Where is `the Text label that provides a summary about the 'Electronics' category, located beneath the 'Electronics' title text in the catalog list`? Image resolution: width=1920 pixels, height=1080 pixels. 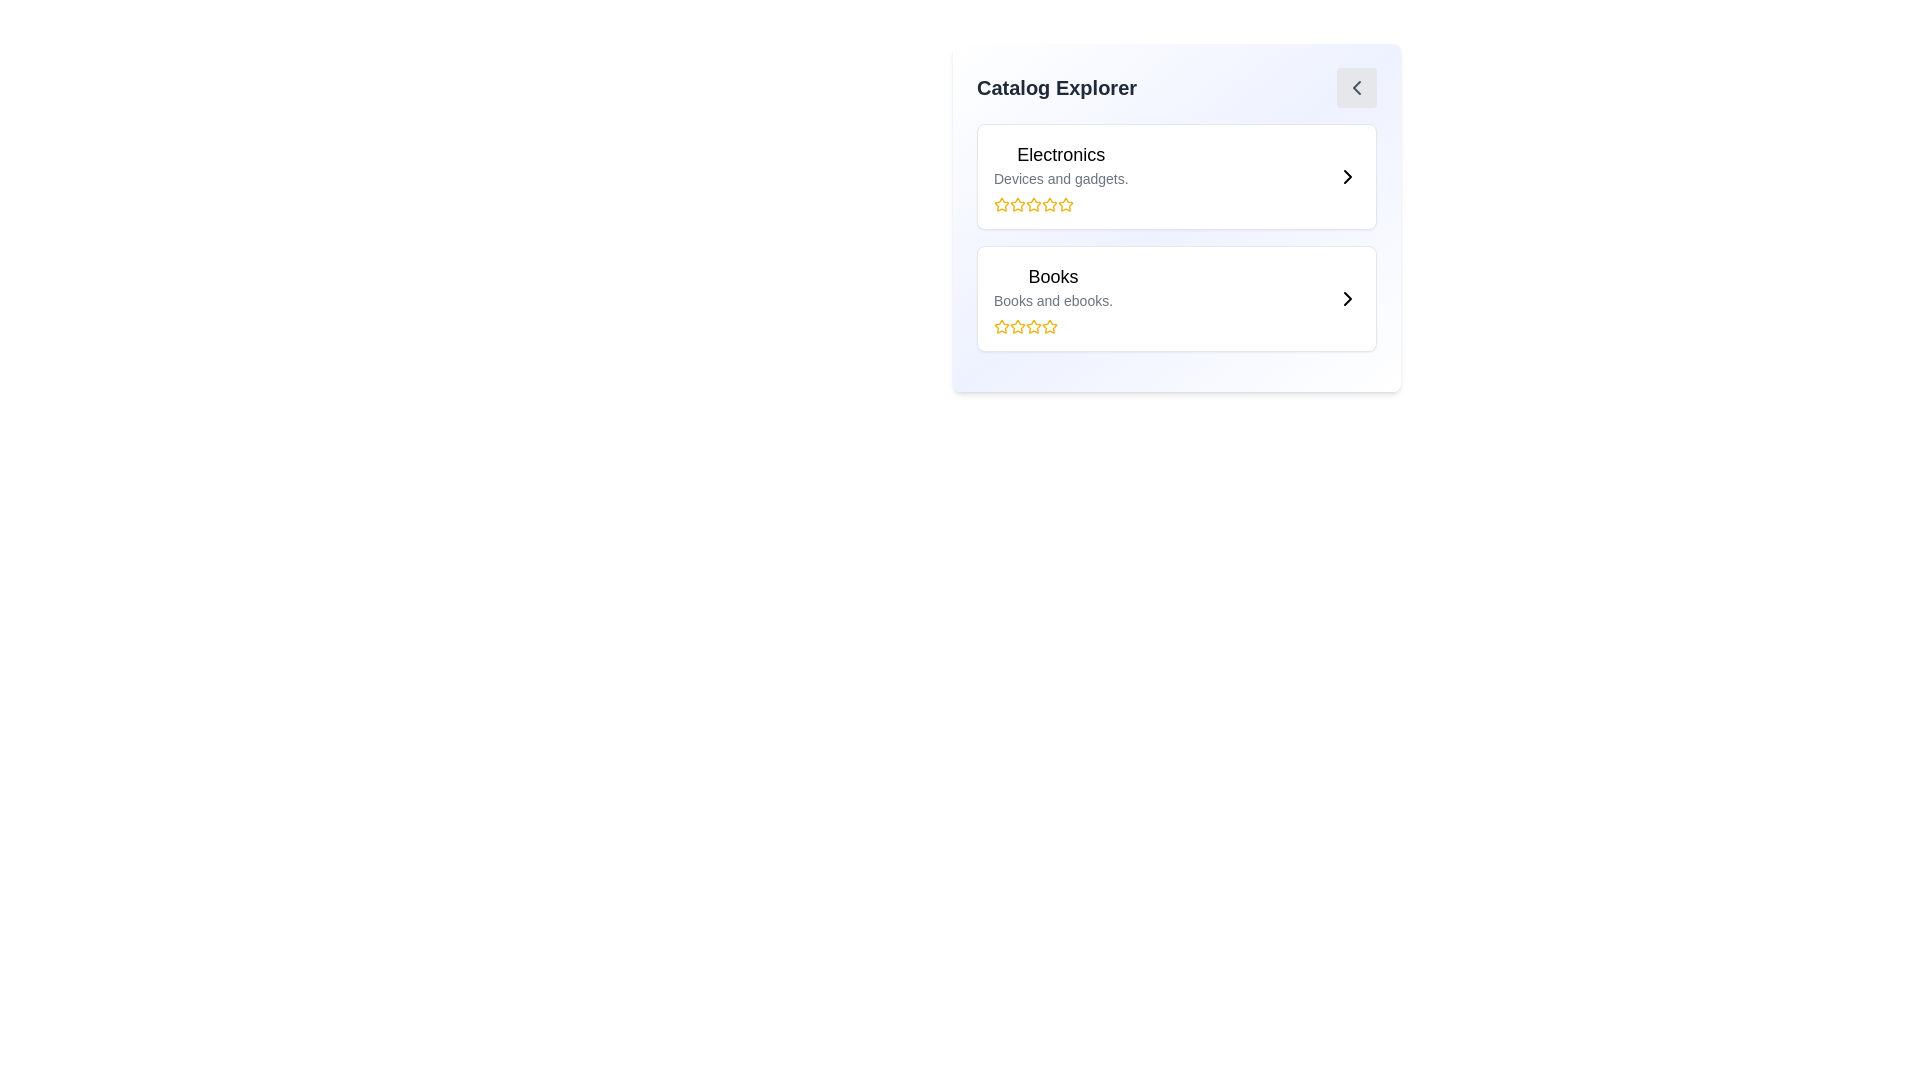 the Text label that provides a summary about the 'Electronics' category, located beneath the 'Electronics' title text in the catalog list is located at coordinates (1060, 177).